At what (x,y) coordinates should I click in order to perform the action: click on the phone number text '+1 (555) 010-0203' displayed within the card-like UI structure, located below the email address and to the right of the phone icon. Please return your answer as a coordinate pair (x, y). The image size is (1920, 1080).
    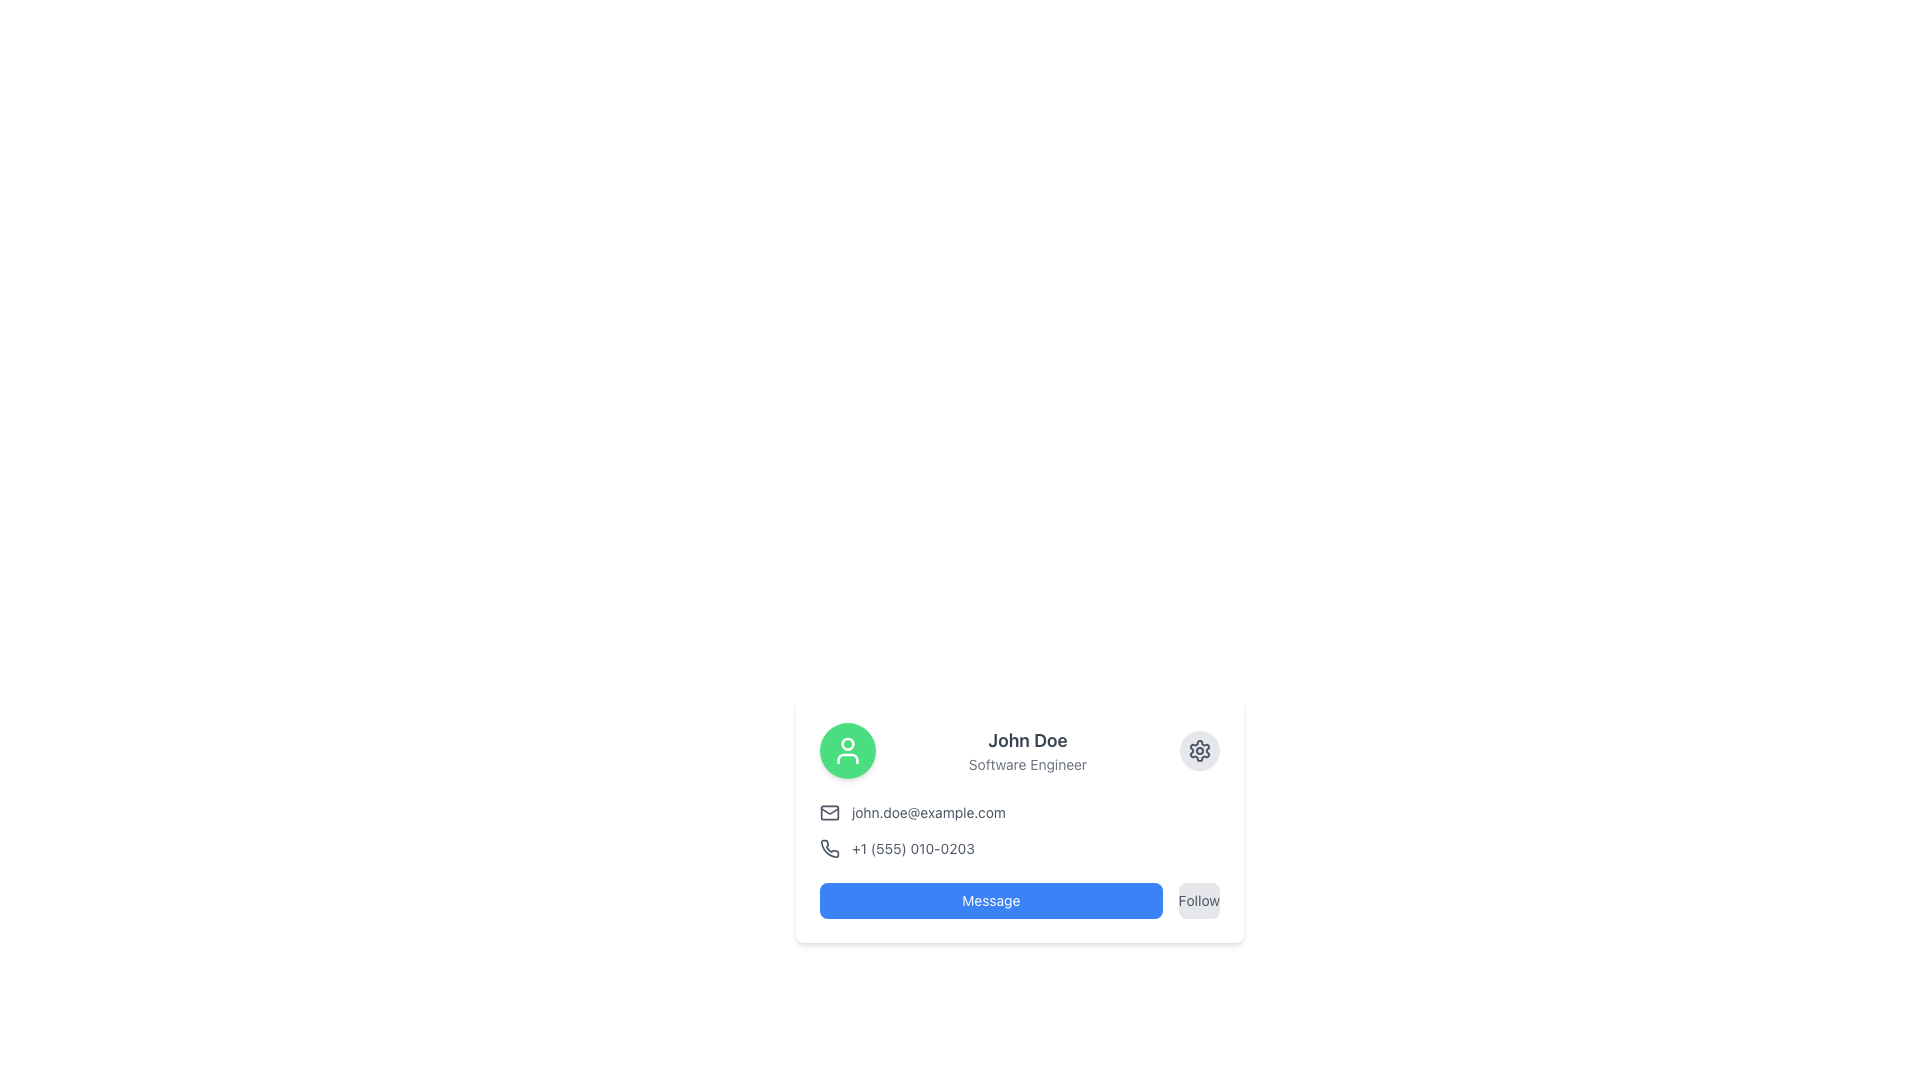
    Looking at the image, I should click on (911, 848).